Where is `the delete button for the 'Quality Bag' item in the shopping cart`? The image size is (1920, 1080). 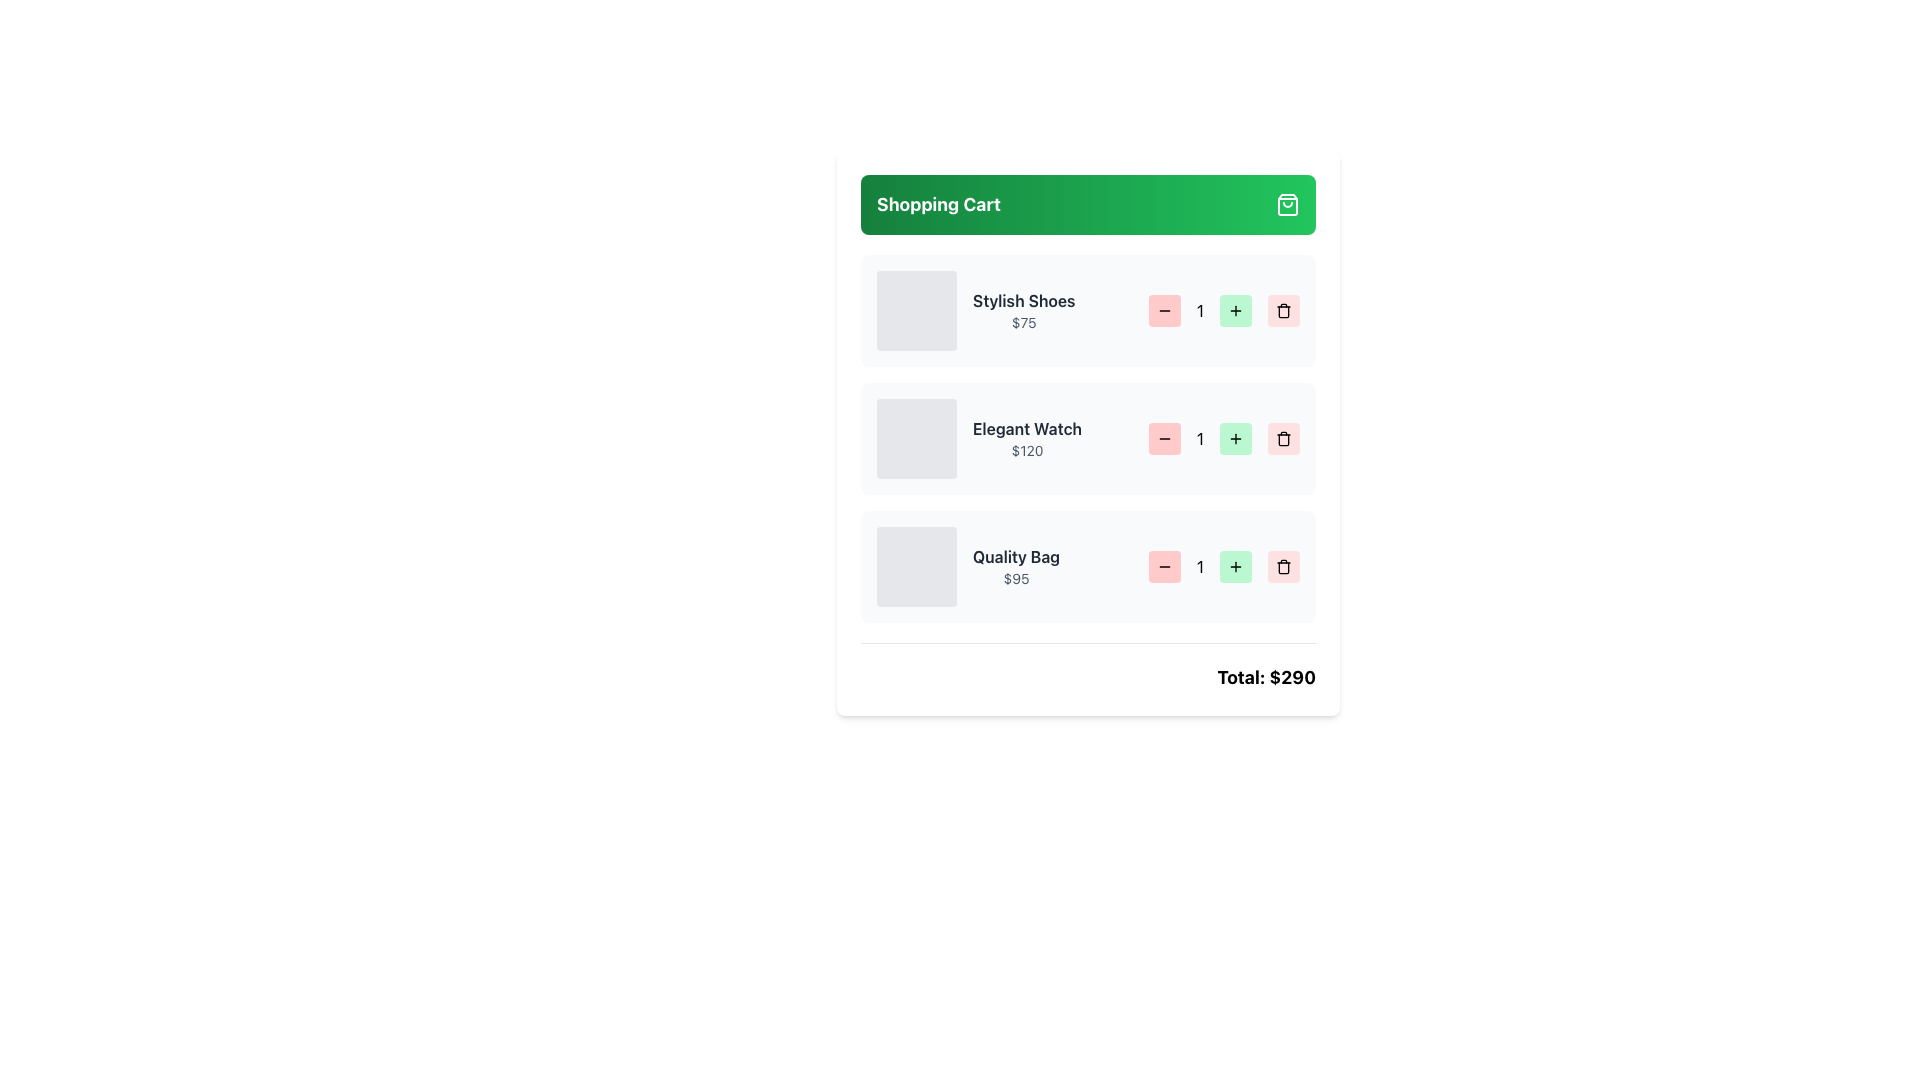
the delete button for the 'Quality Bag' item in the shopping cart is located at coordinates (1283, 567).